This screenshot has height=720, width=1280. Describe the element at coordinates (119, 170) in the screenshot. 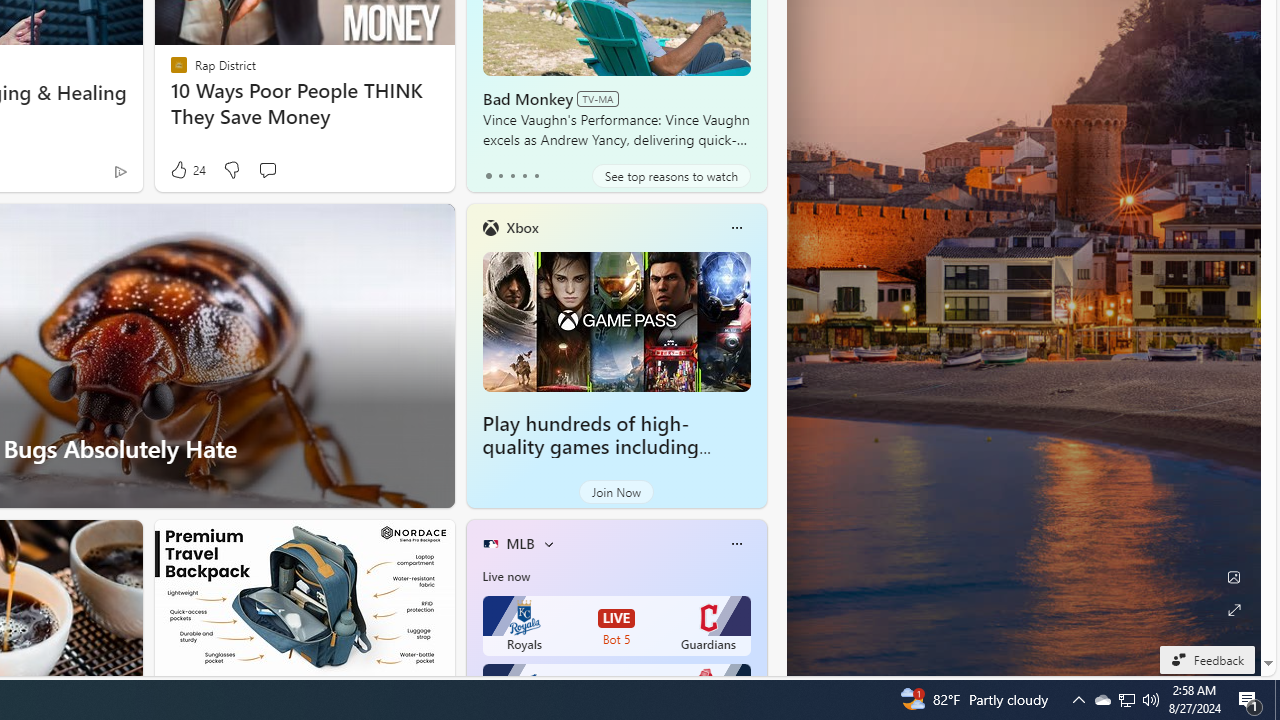

I see `'Ad Choice'` at that location.